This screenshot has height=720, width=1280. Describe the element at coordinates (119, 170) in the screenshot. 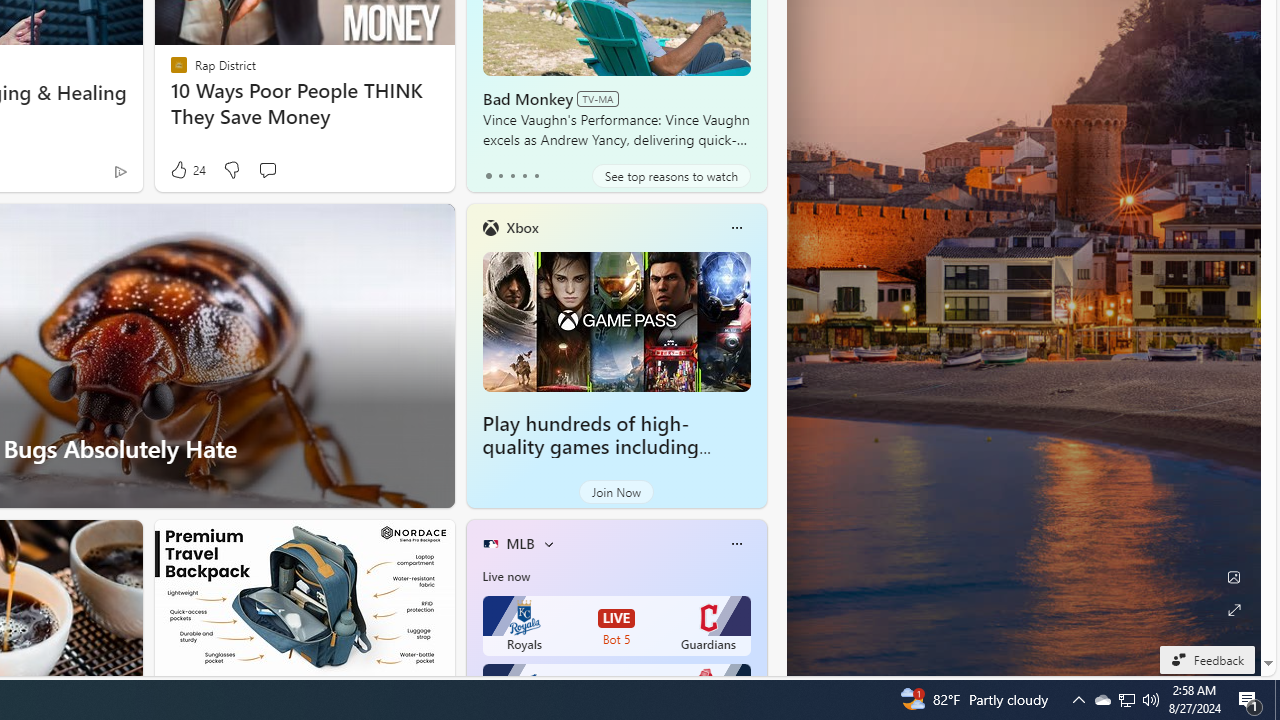

I see `'Ad Choice'` at that location.